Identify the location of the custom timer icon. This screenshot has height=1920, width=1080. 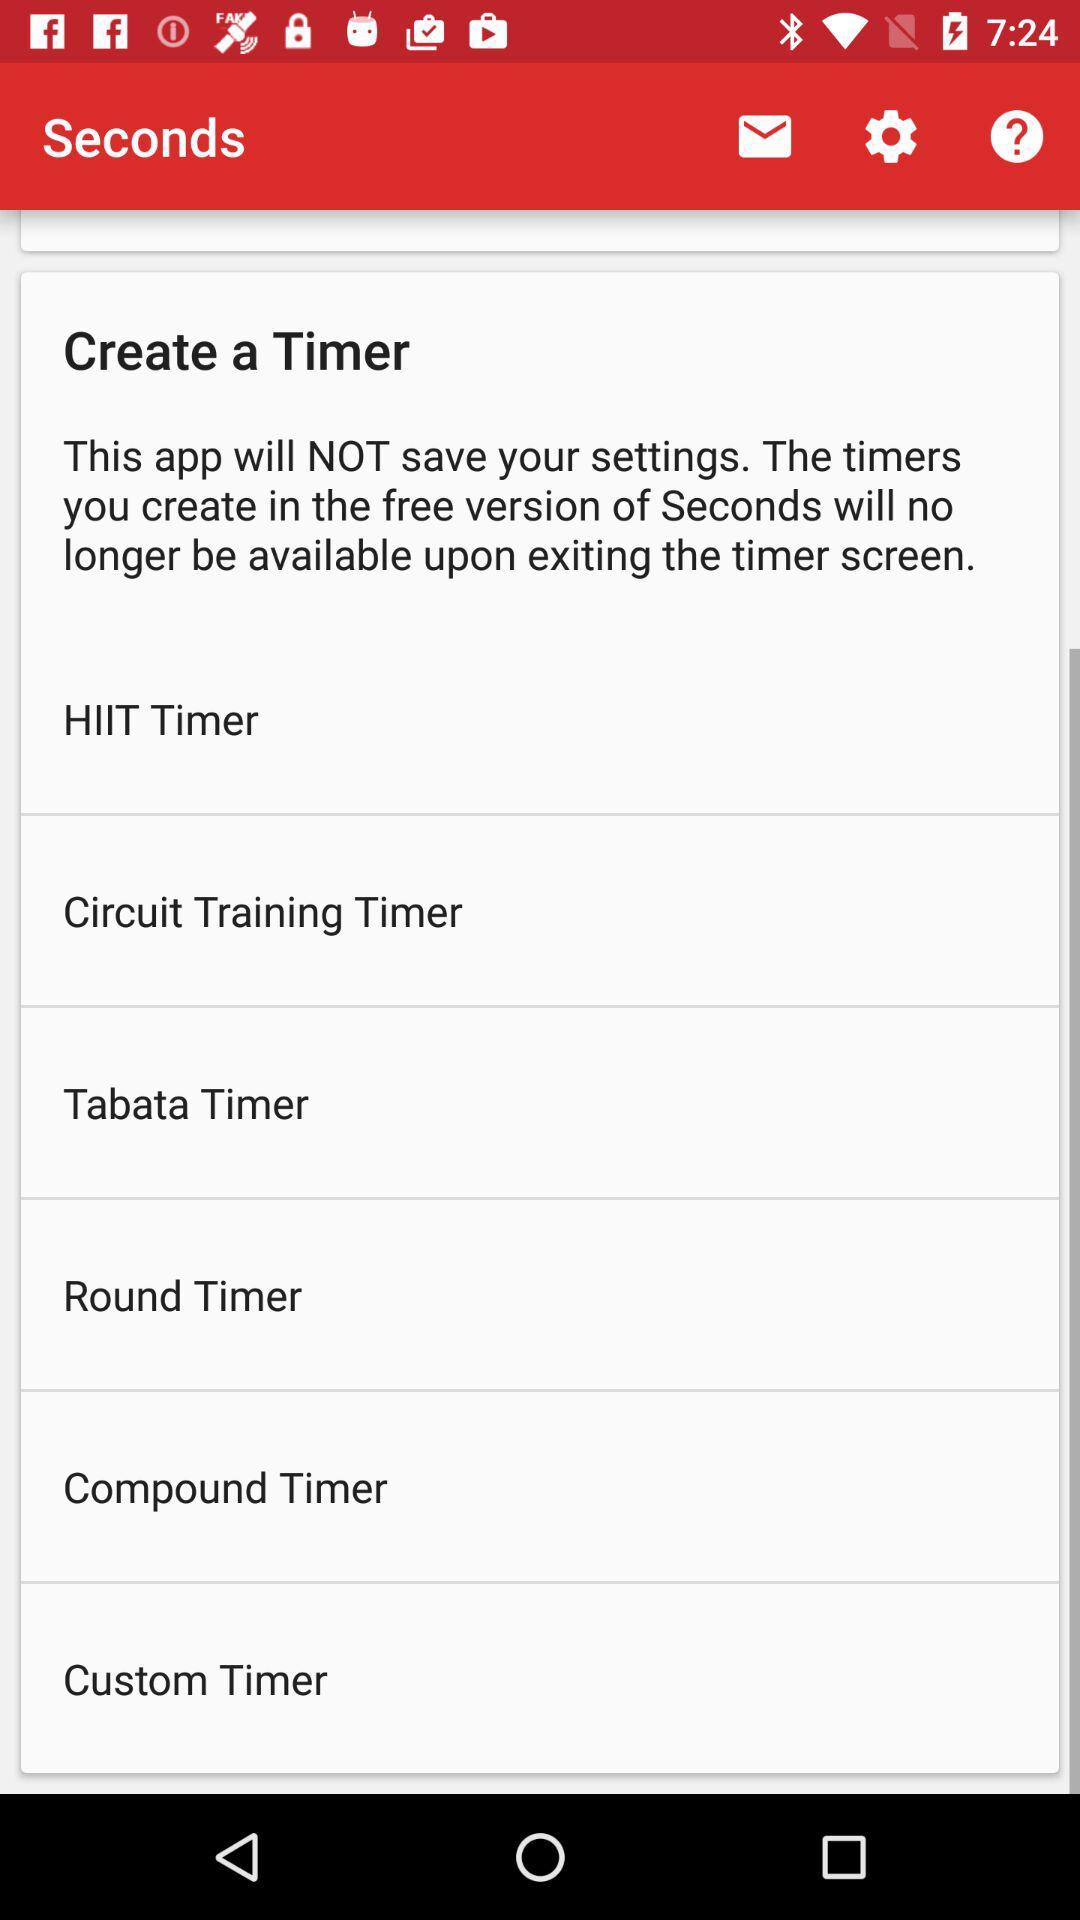
(540, 1678).